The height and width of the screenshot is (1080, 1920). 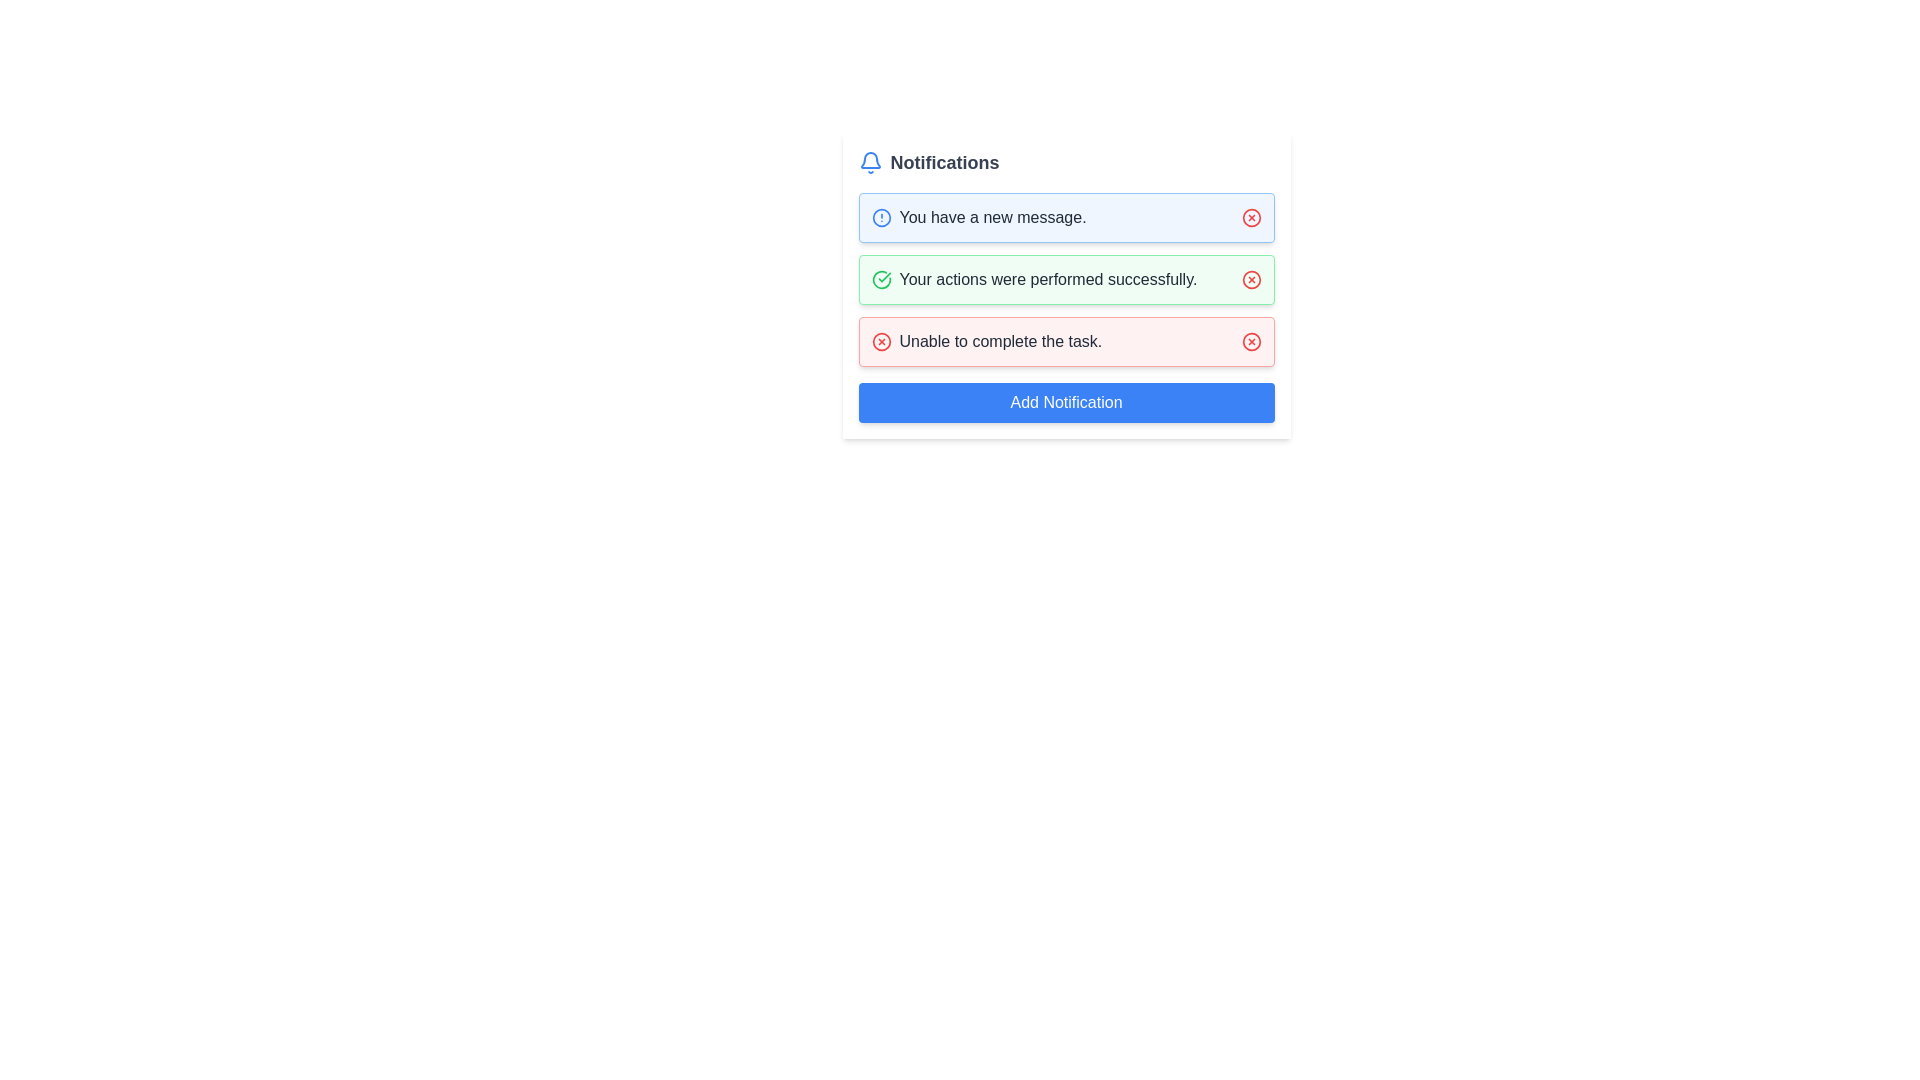 I want to click on the text label displaying 'Unable to complete the task.' which is located within a notification card, positioned to the right of a red circular icon with an 'x' inside it, and is the third notification in a vertical stack, so click(x=1000, y=341).